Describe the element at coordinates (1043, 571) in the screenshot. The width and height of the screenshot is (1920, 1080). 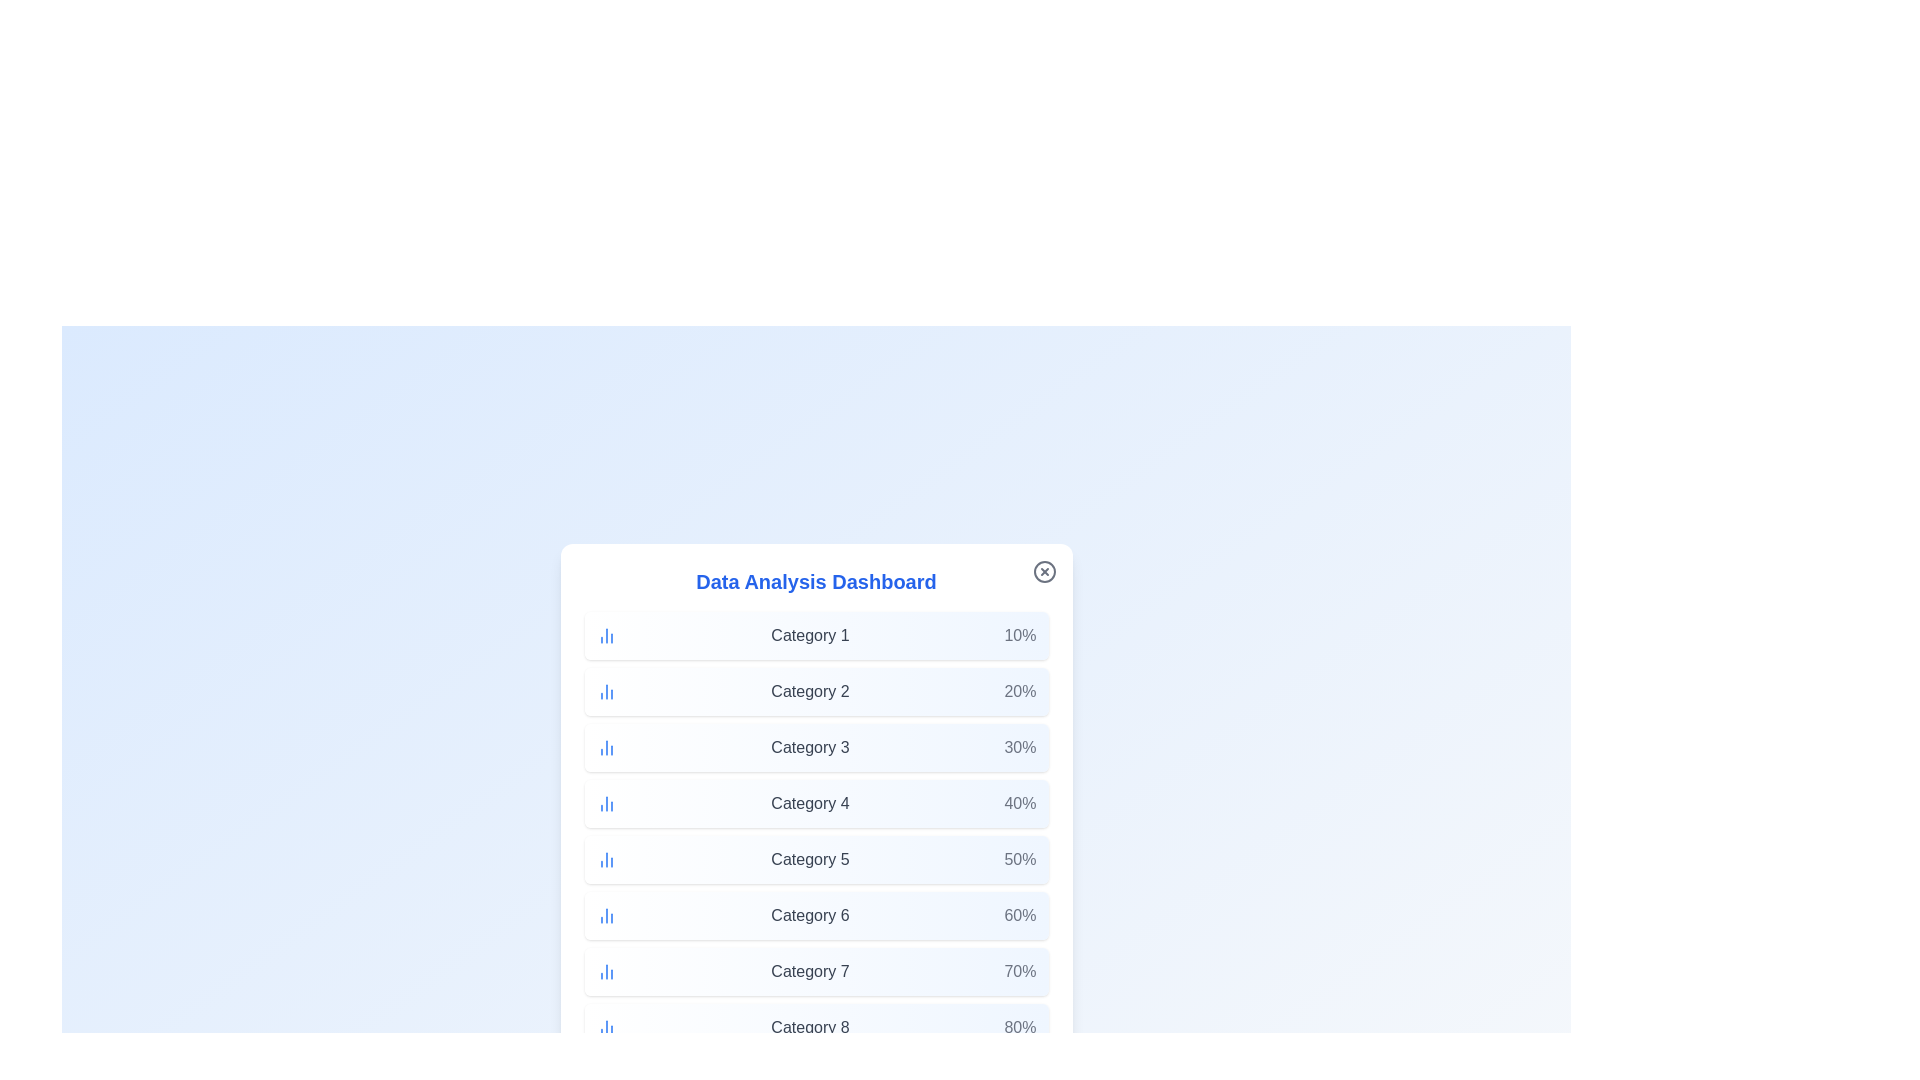
I see `the 'Close' button in the top right corner of the dialog` at that location.